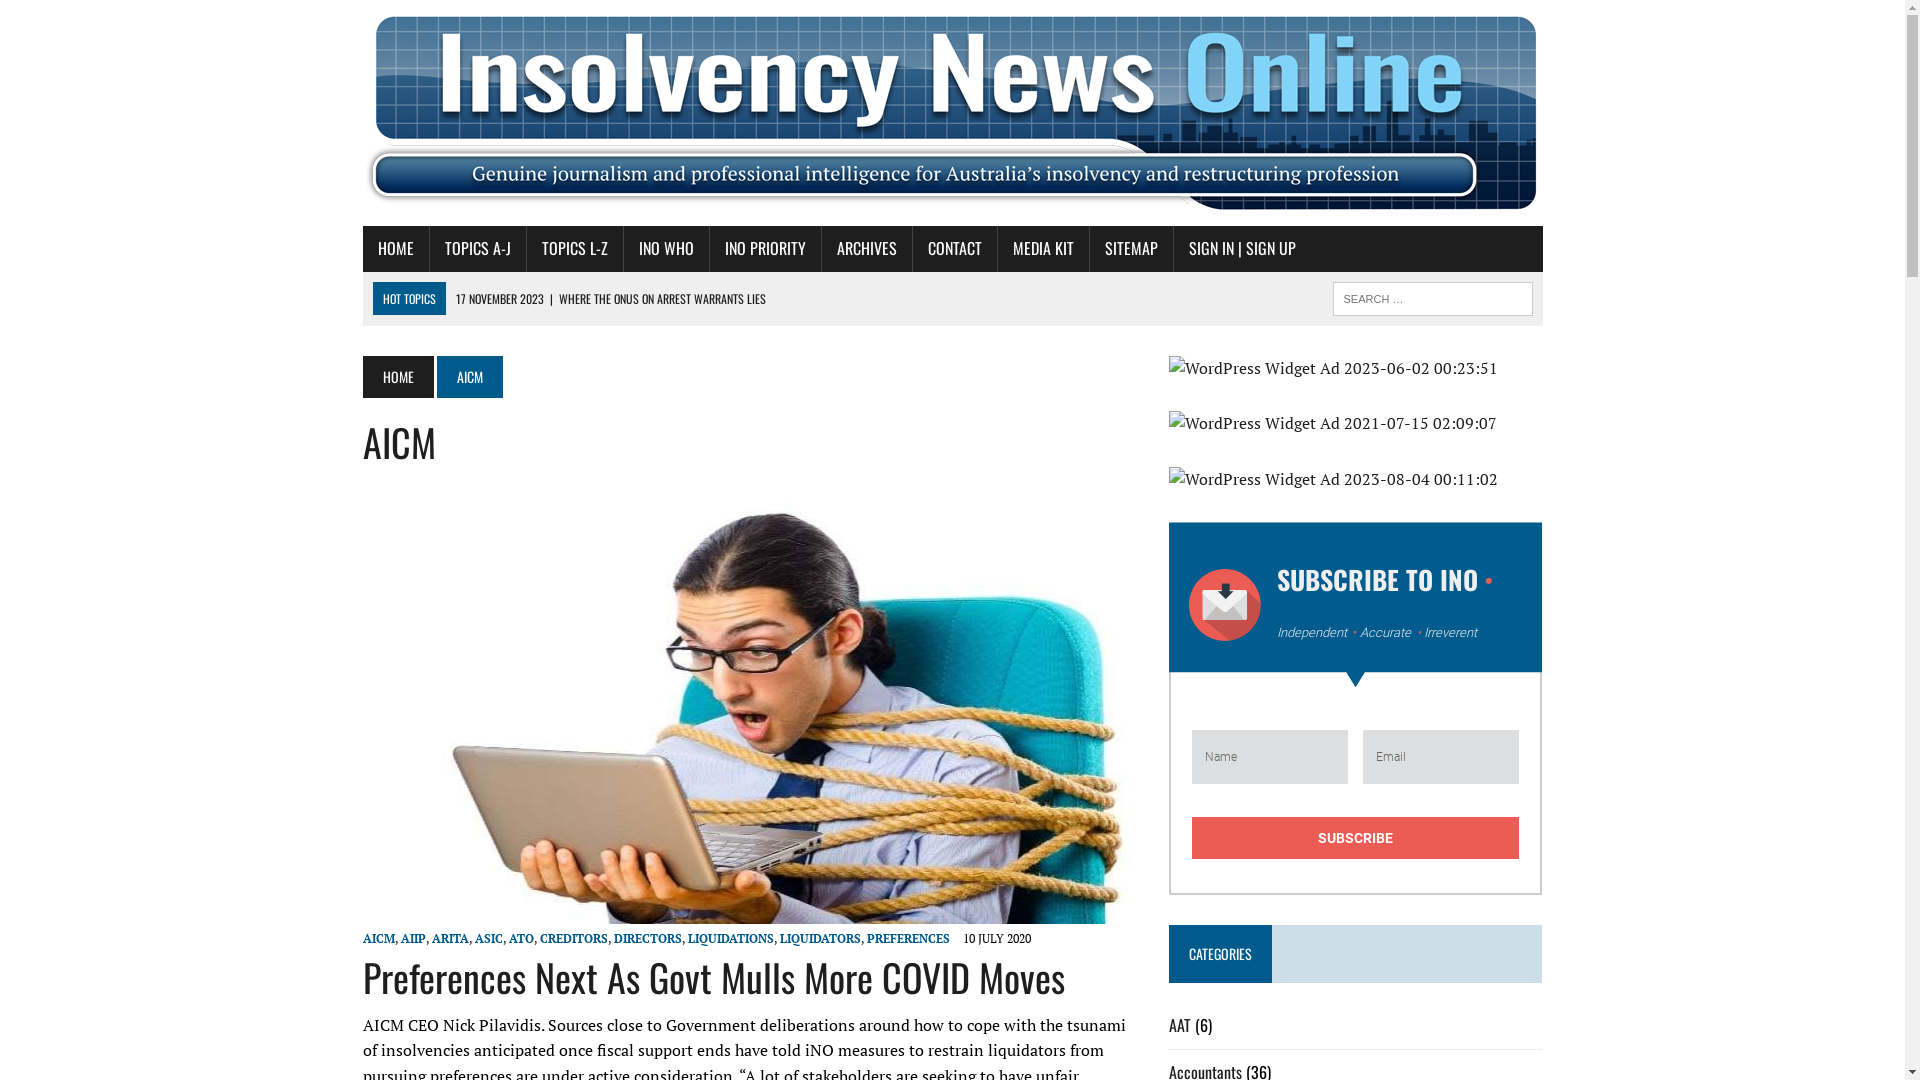 The height and width of the screenshot is (1080, 1920). Describe the element at coordinates (449, 938) in the screenshot. I see `'ARITA'` at that location.